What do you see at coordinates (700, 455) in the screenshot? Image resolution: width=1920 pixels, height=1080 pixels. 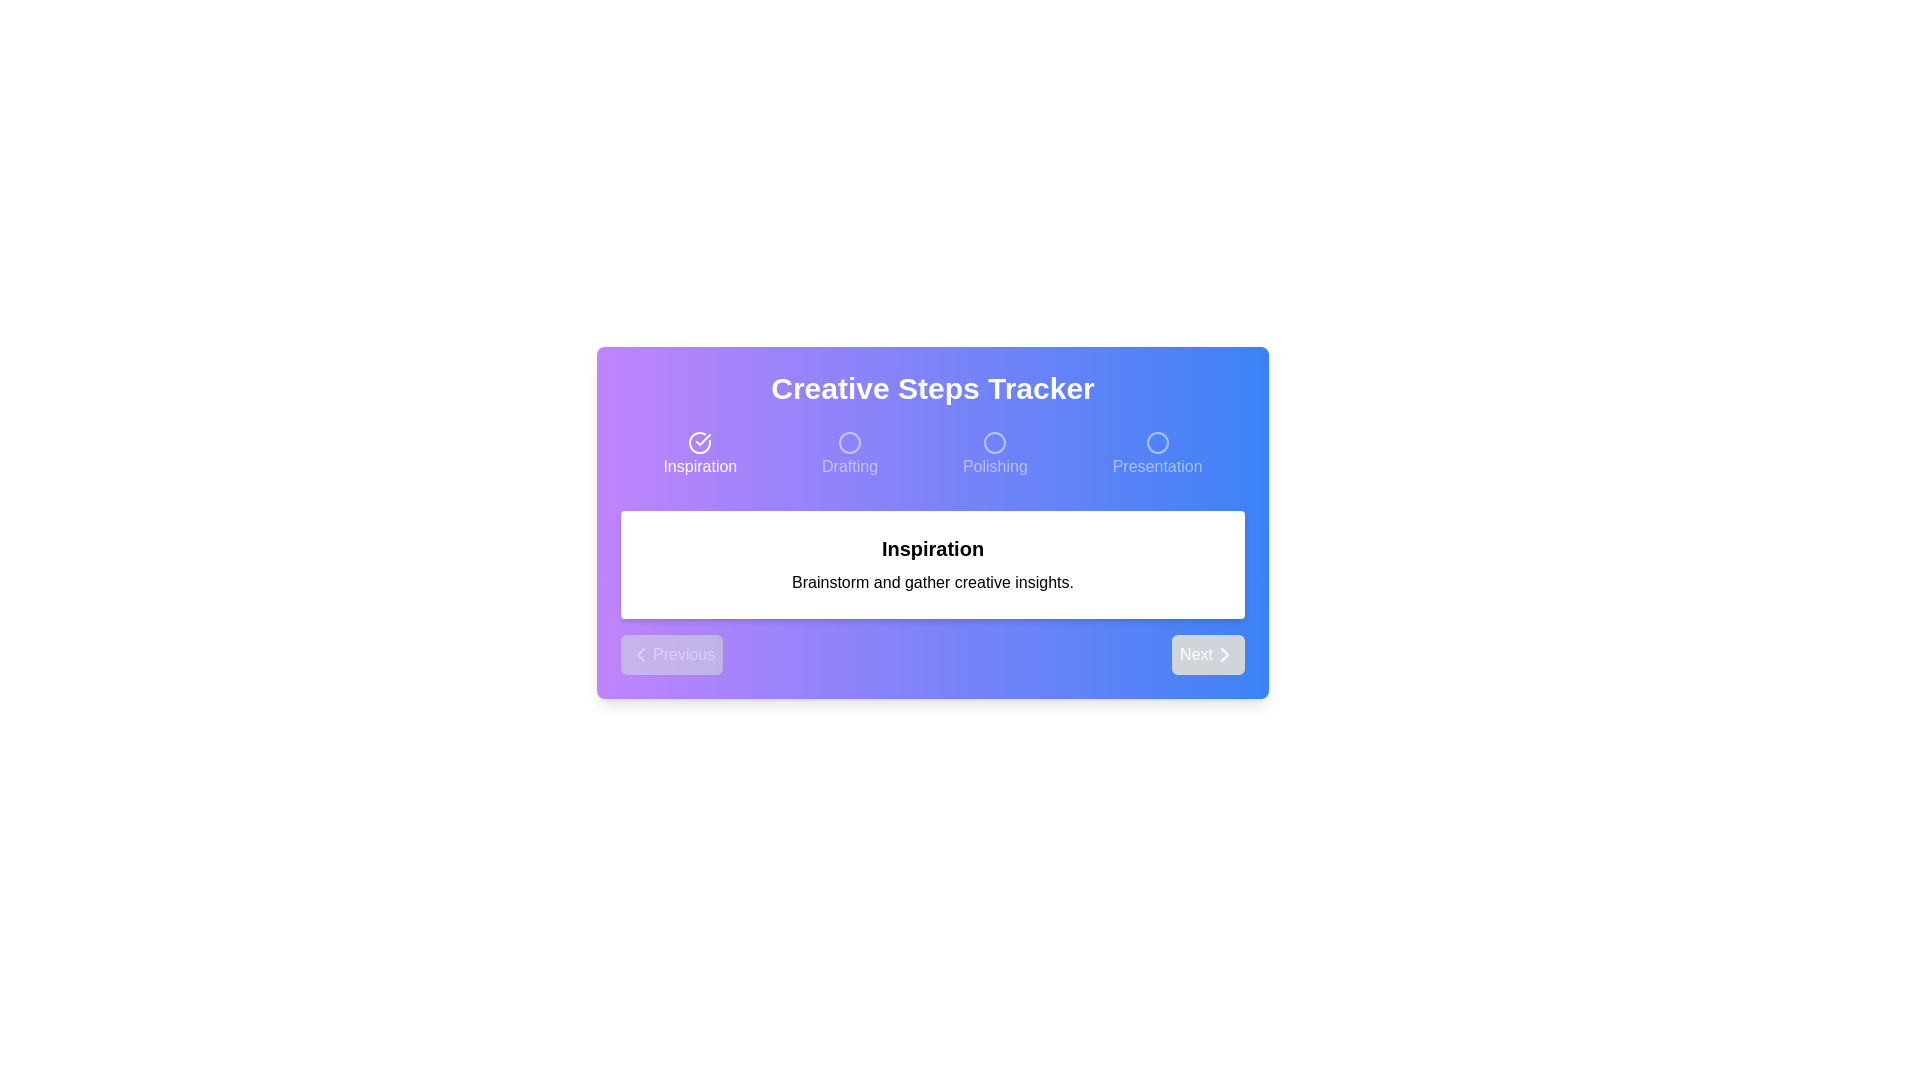 I see `the step circle corresponding to Inspiration to view its details` at bounding box center [700, 455].